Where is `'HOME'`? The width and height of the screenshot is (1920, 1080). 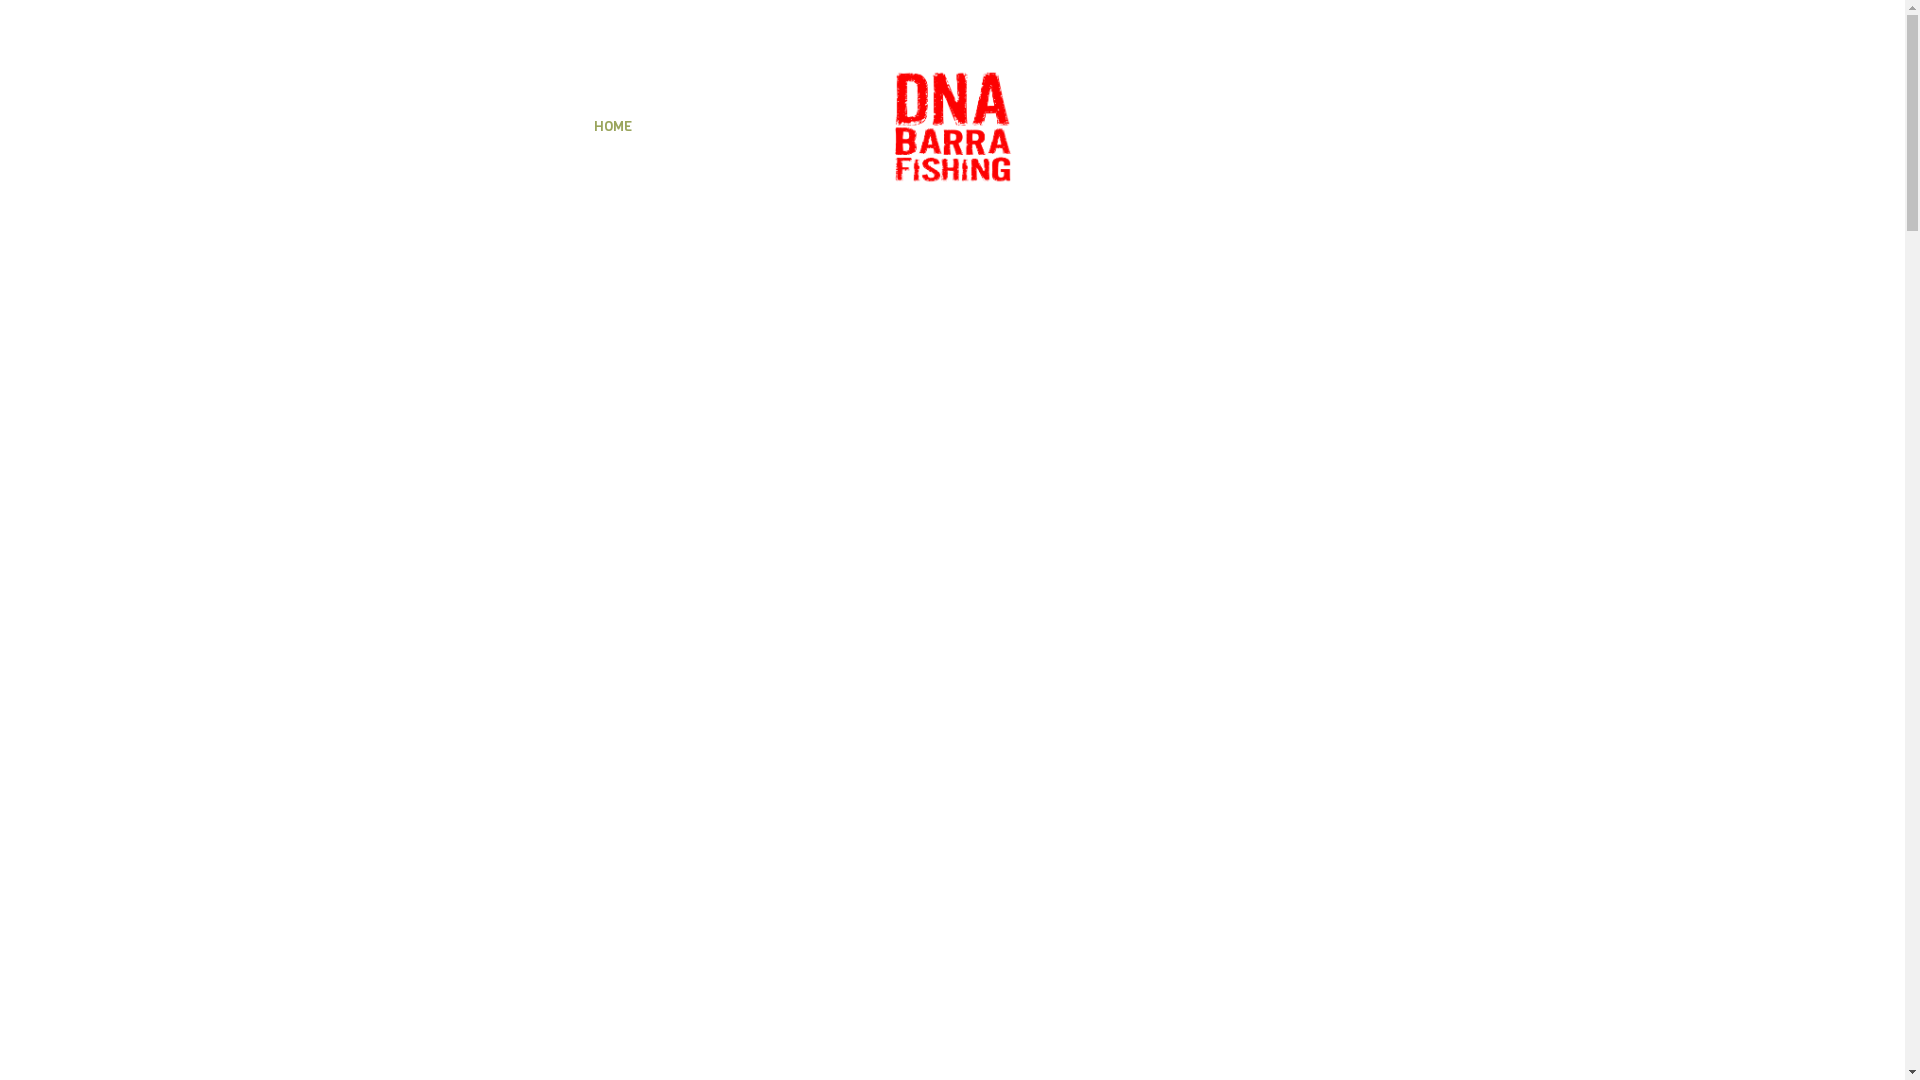
'HOME' is located at coordinates (612, 127).